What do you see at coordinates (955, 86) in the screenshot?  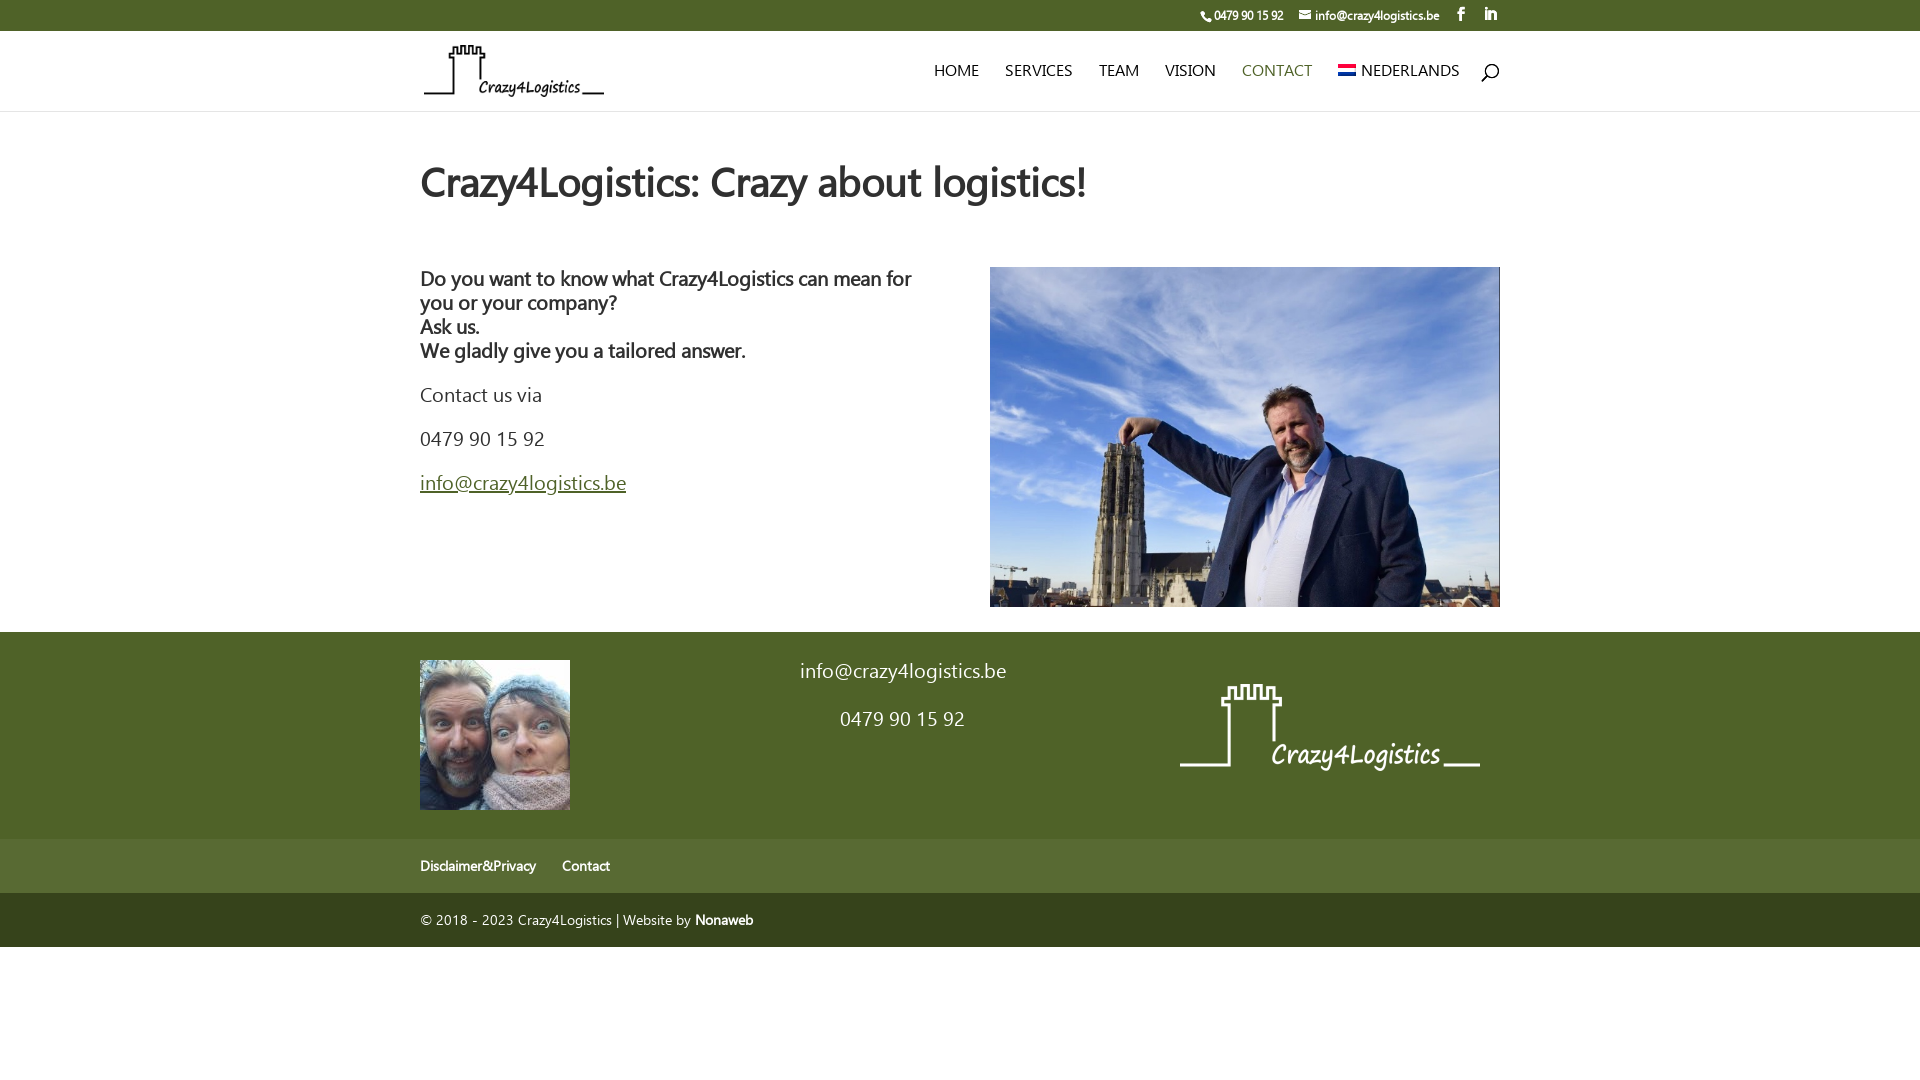 I see `'HOME'` at bounding box center [955, 86].